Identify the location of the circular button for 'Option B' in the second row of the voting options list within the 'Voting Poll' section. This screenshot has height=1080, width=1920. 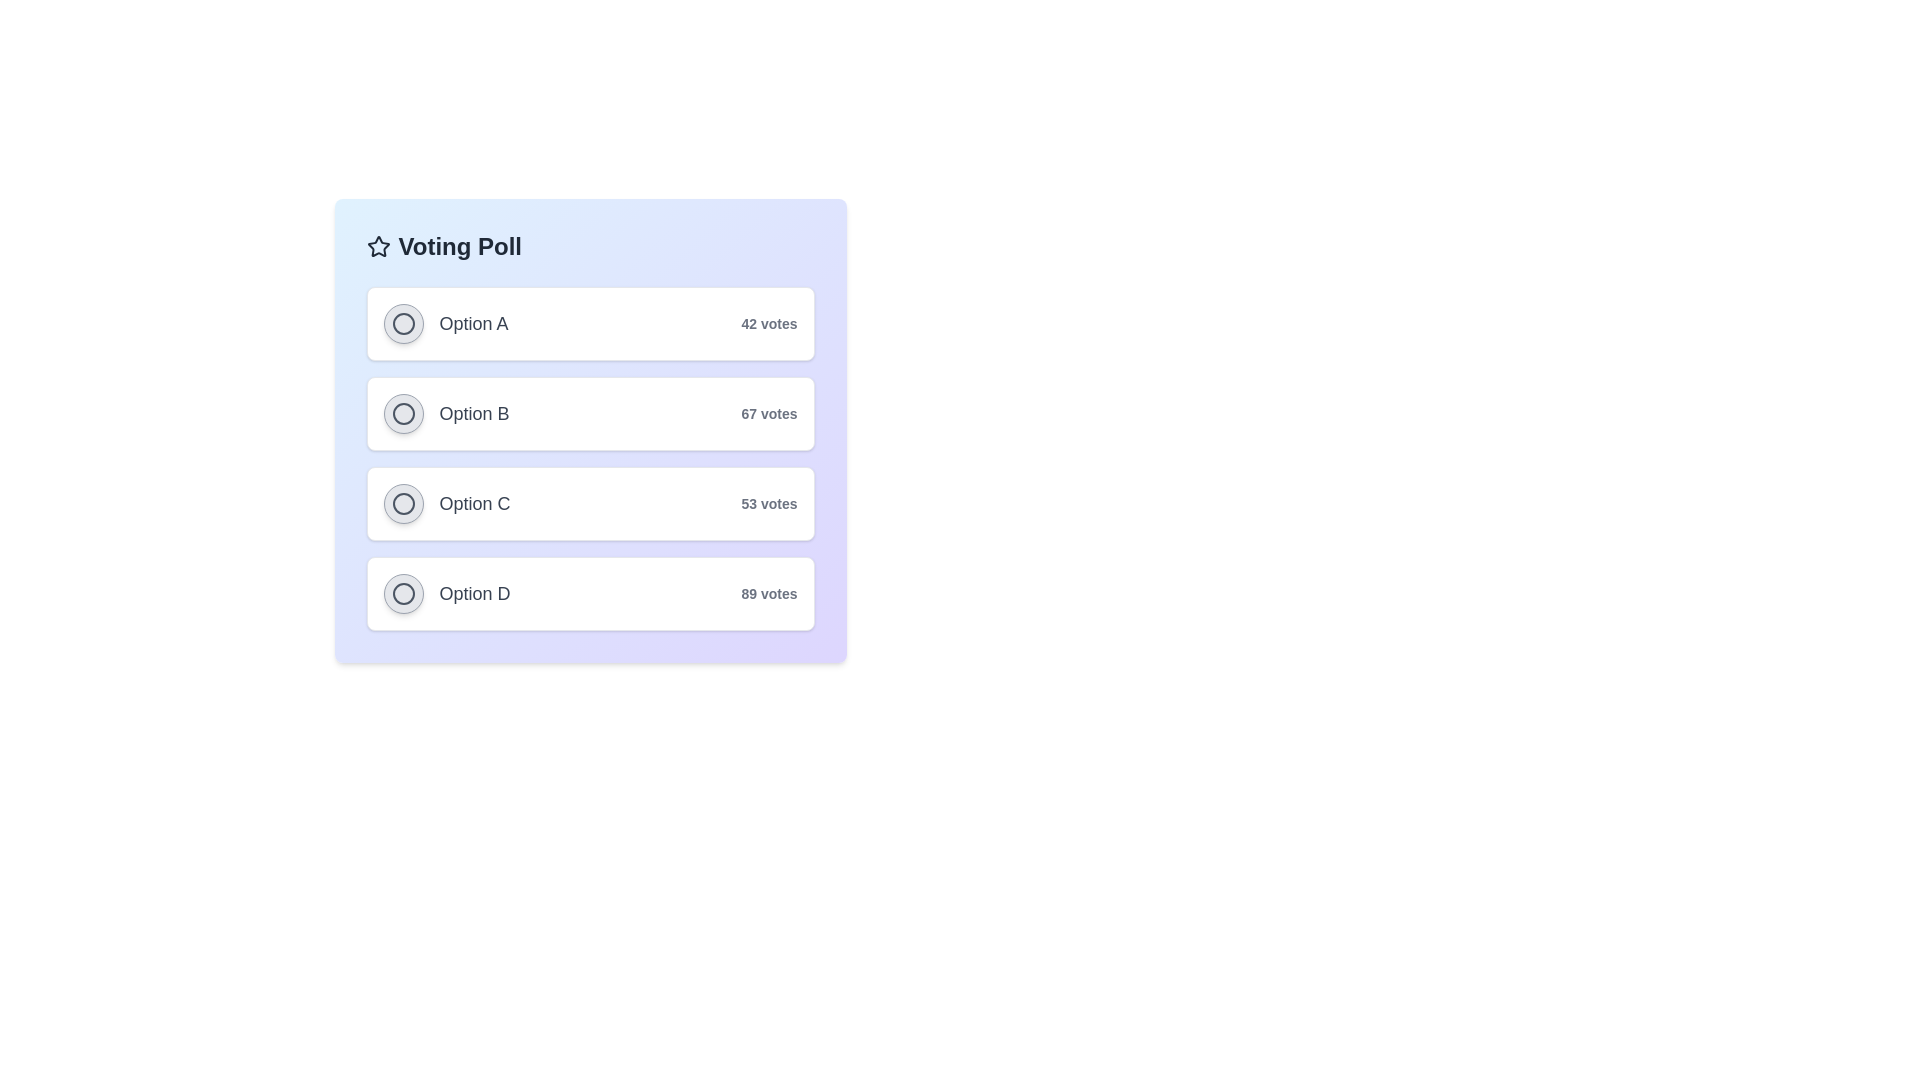
(445, 412).